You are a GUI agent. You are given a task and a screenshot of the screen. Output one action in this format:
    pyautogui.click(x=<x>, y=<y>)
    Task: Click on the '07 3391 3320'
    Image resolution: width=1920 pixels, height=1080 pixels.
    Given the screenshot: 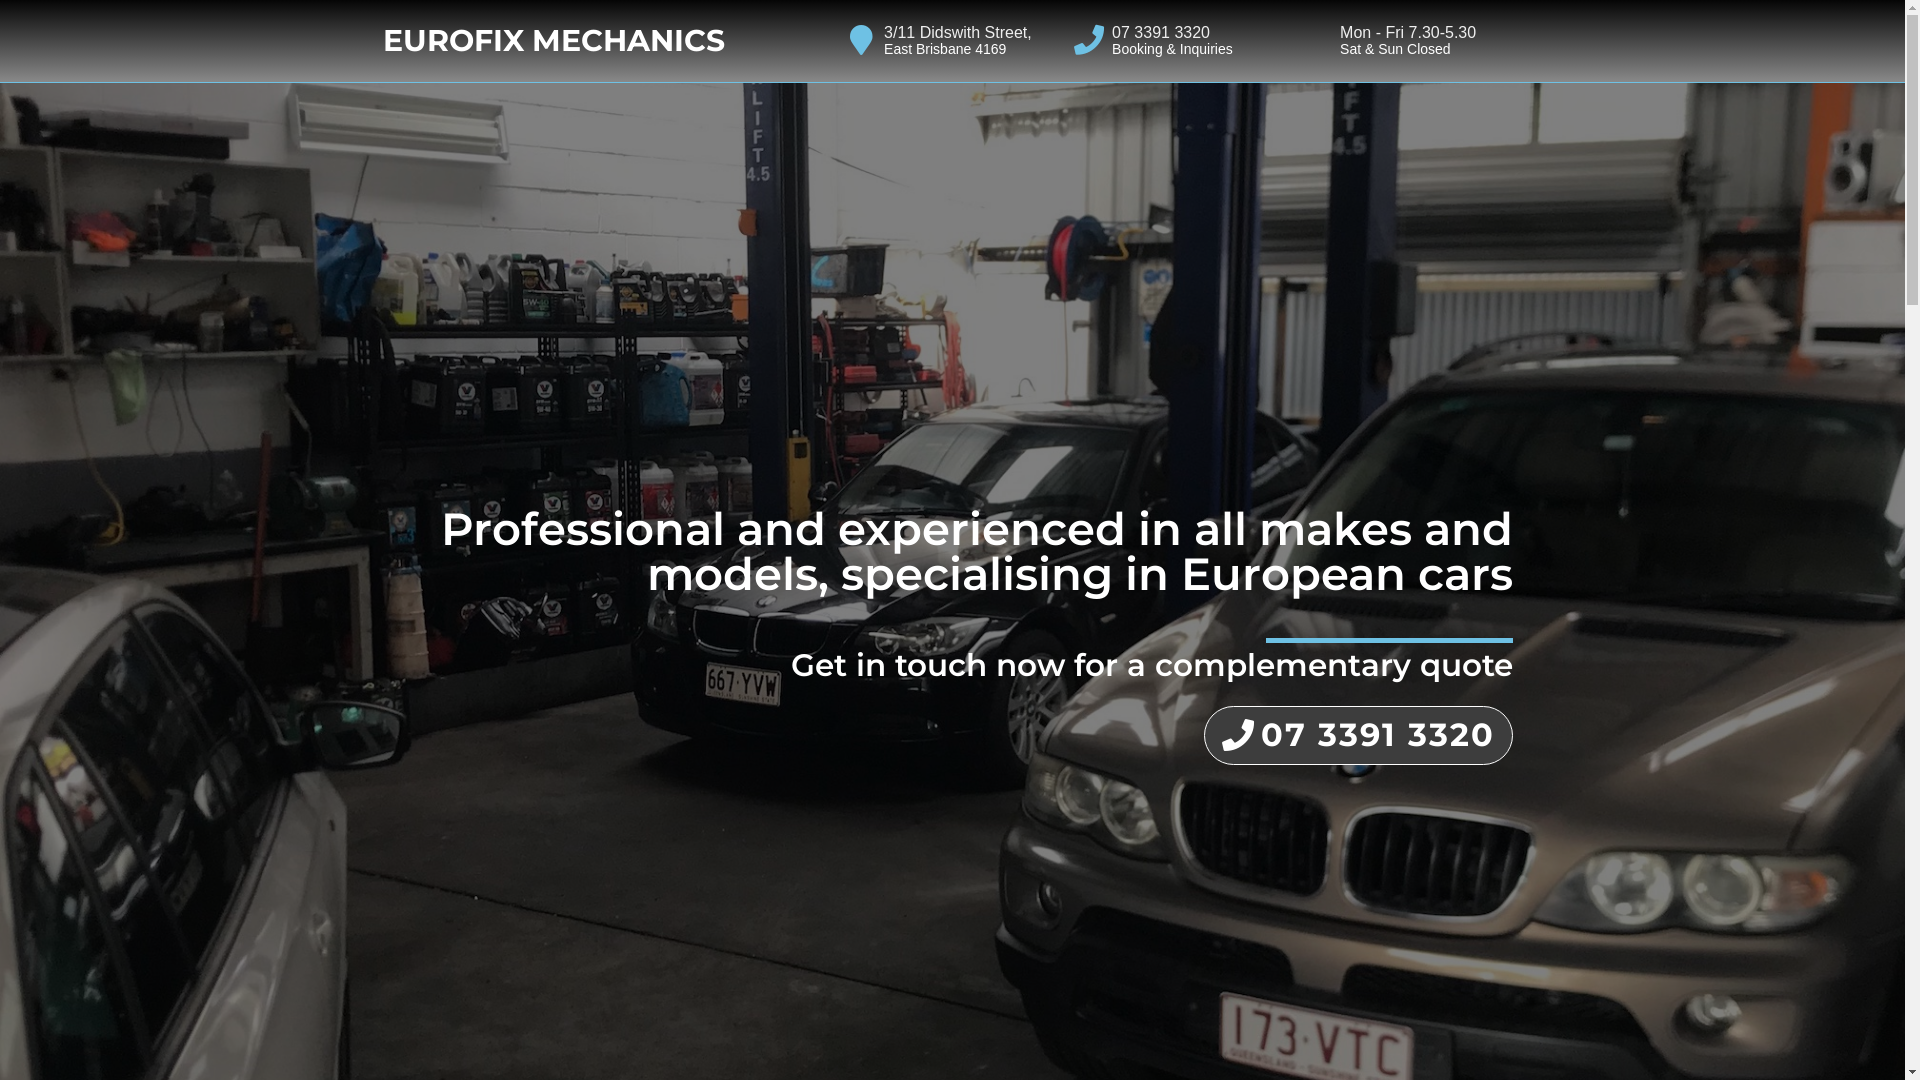 What is the action you would take?
    pyautogui.click(x=1358, y=735)
    